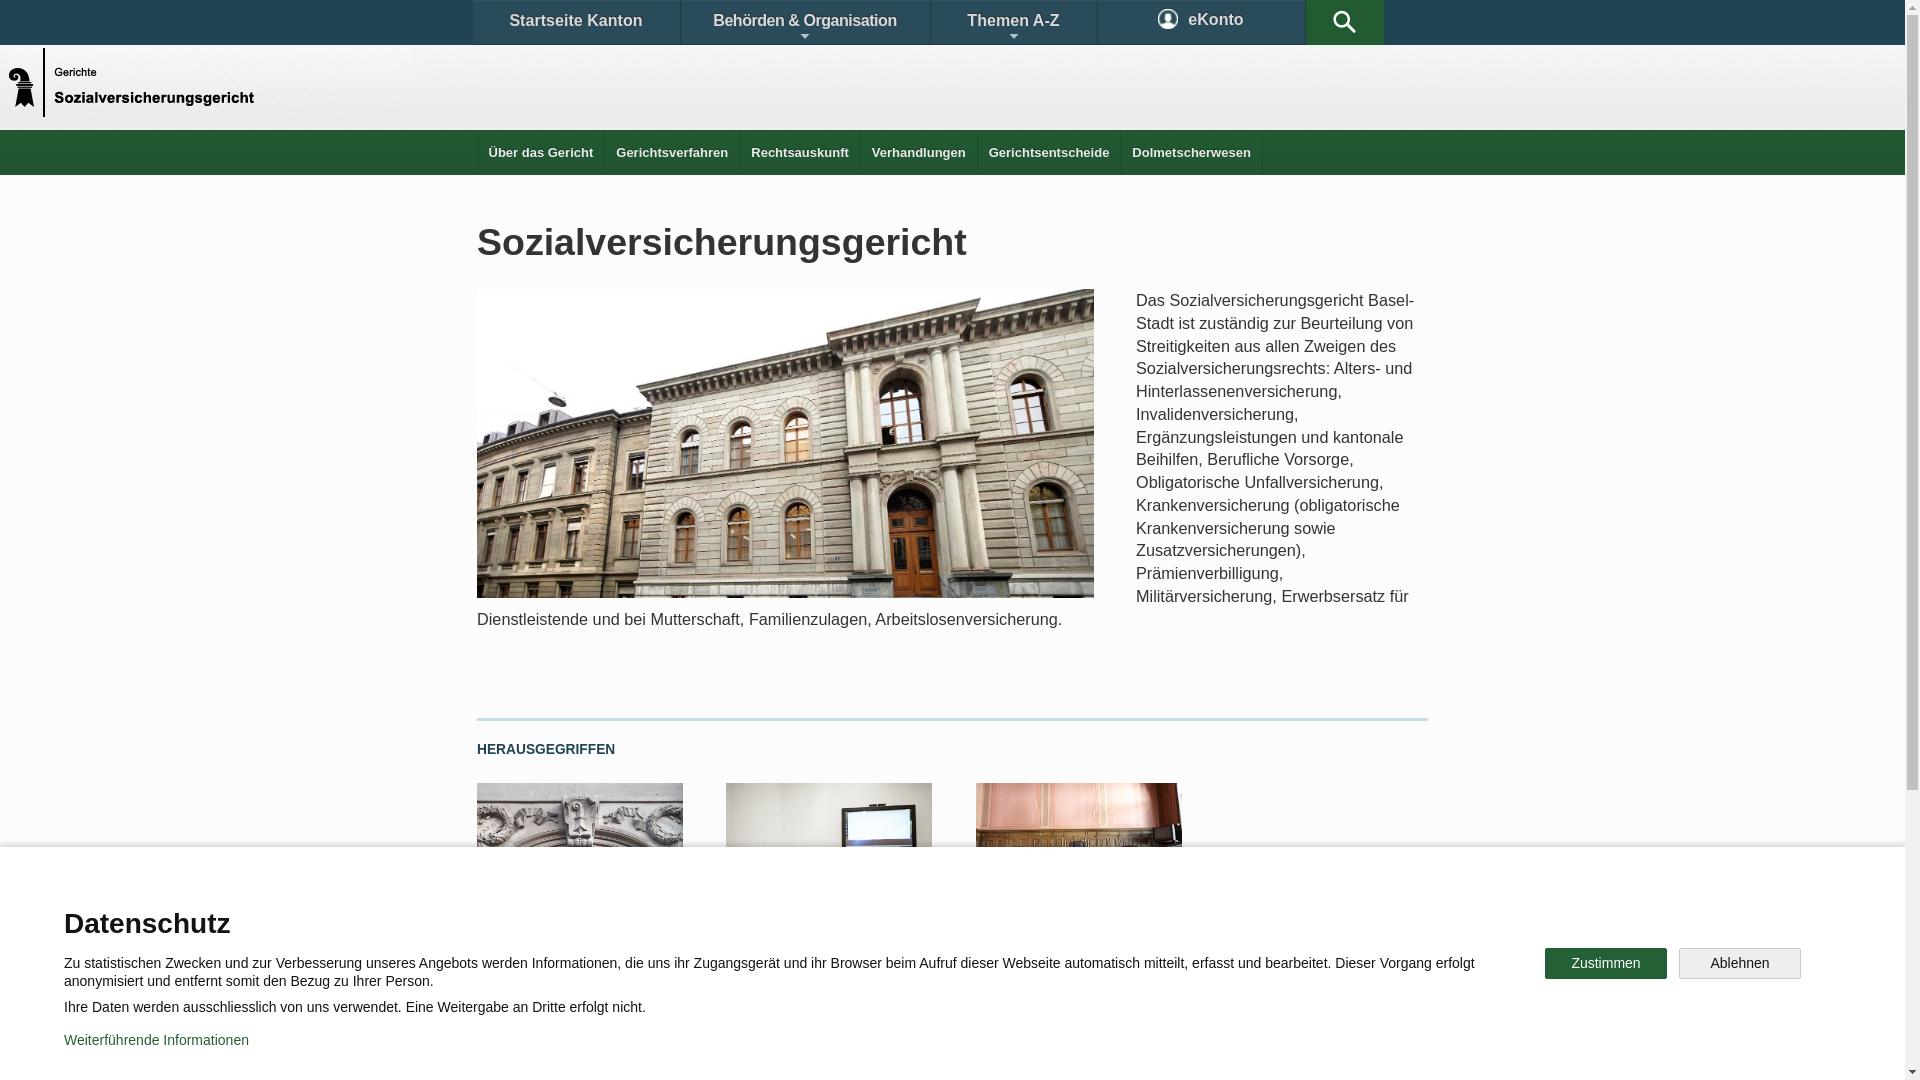 The height and width of the screenshot is (1080, 1920). Describe the element at coordinates (1738, 962) in the screenshot. I see `'Ablehnen'` at that location.